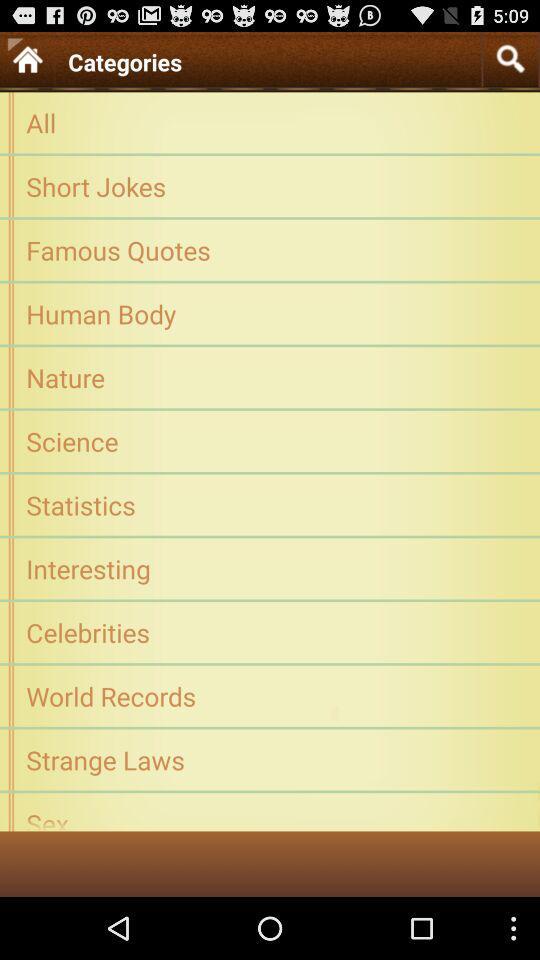 The height and width of the screenshot is (960, 540). I want to click on the nature app, so click(270, 376).